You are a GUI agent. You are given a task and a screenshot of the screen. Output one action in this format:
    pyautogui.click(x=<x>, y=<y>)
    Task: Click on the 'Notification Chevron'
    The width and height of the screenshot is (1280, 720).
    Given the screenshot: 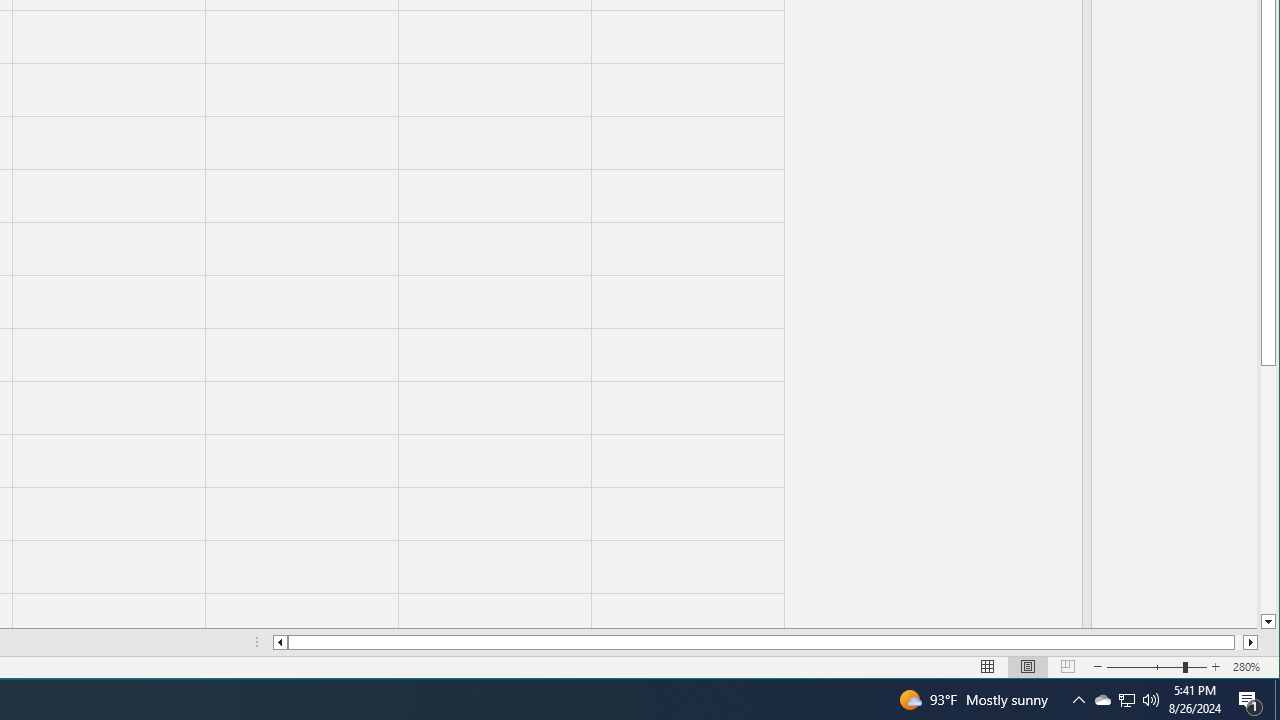 What is the action you would take?
    pyautogui.click(x=1078, y=698)
    